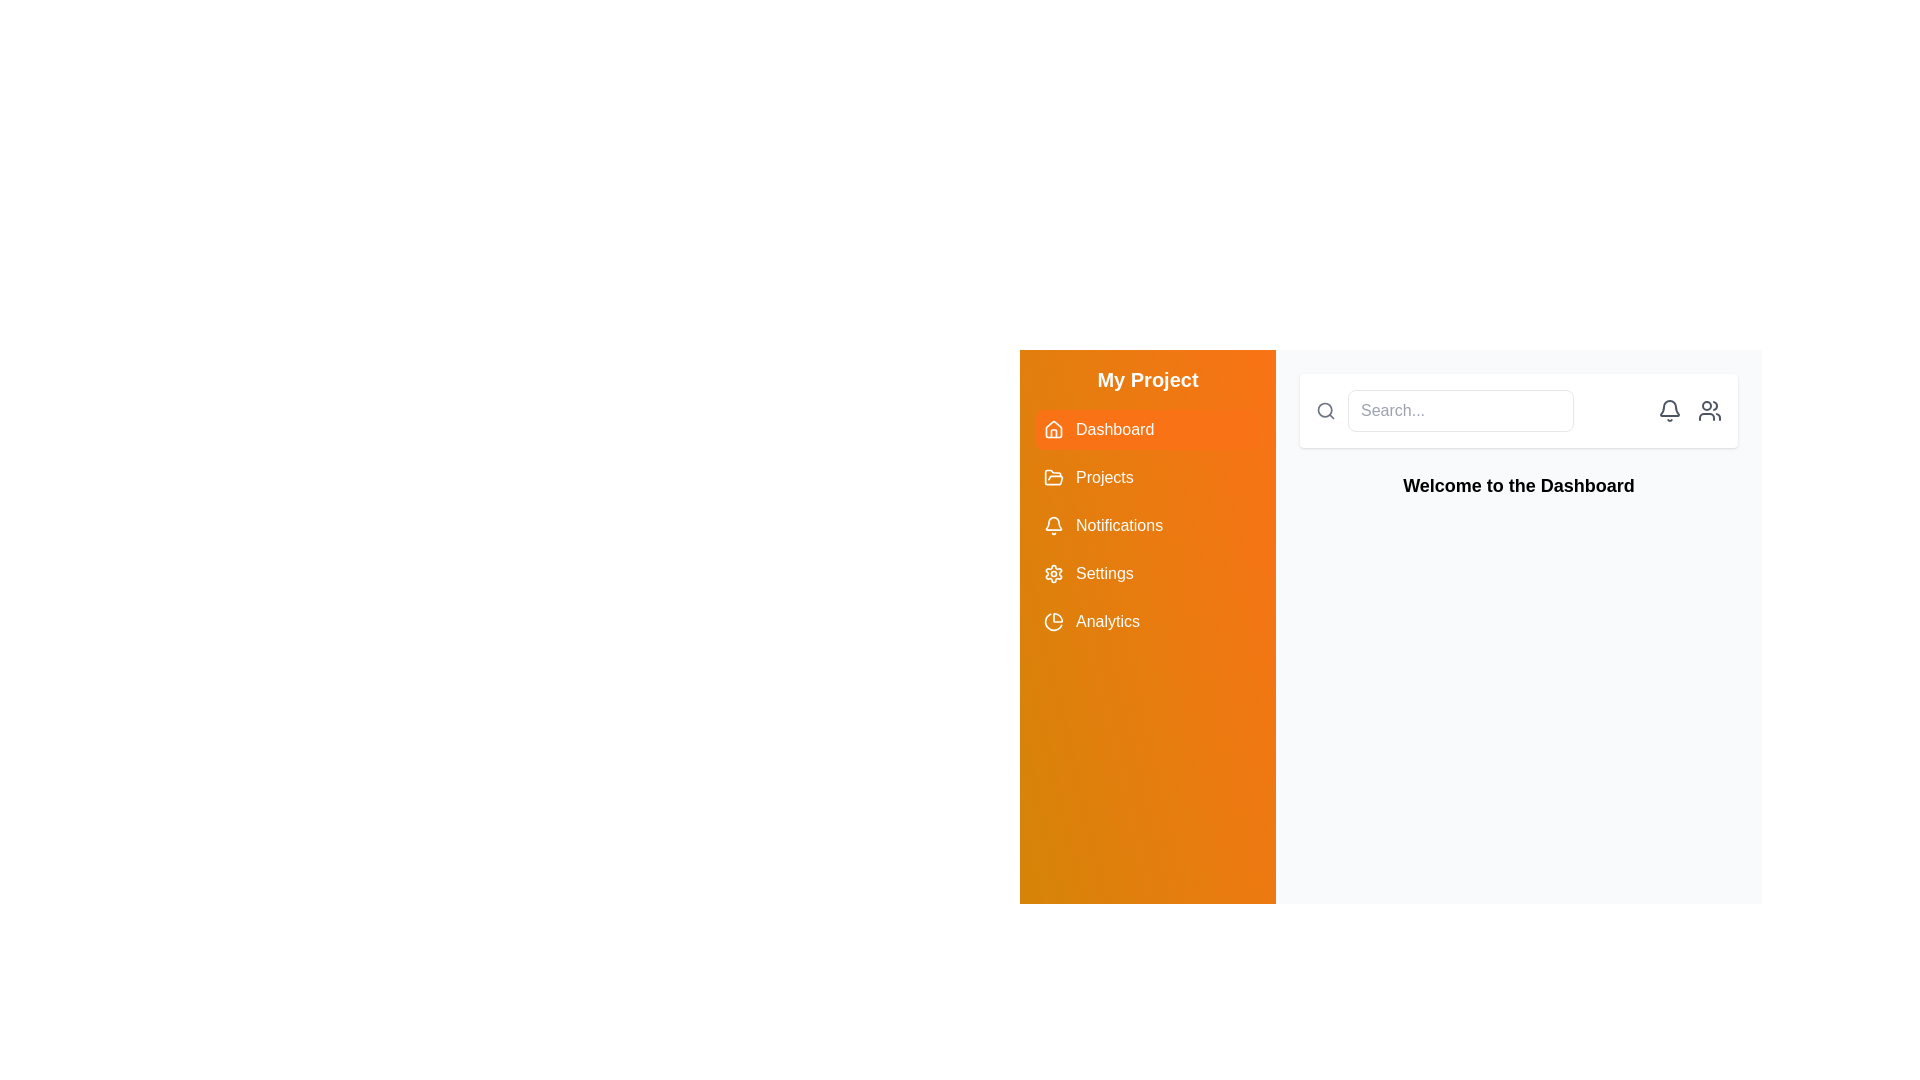  Describe the element at coordinates (1147, 428) in the screenshot. I see `the orange 'Dashboard' button with a house icon on the left` at that location.